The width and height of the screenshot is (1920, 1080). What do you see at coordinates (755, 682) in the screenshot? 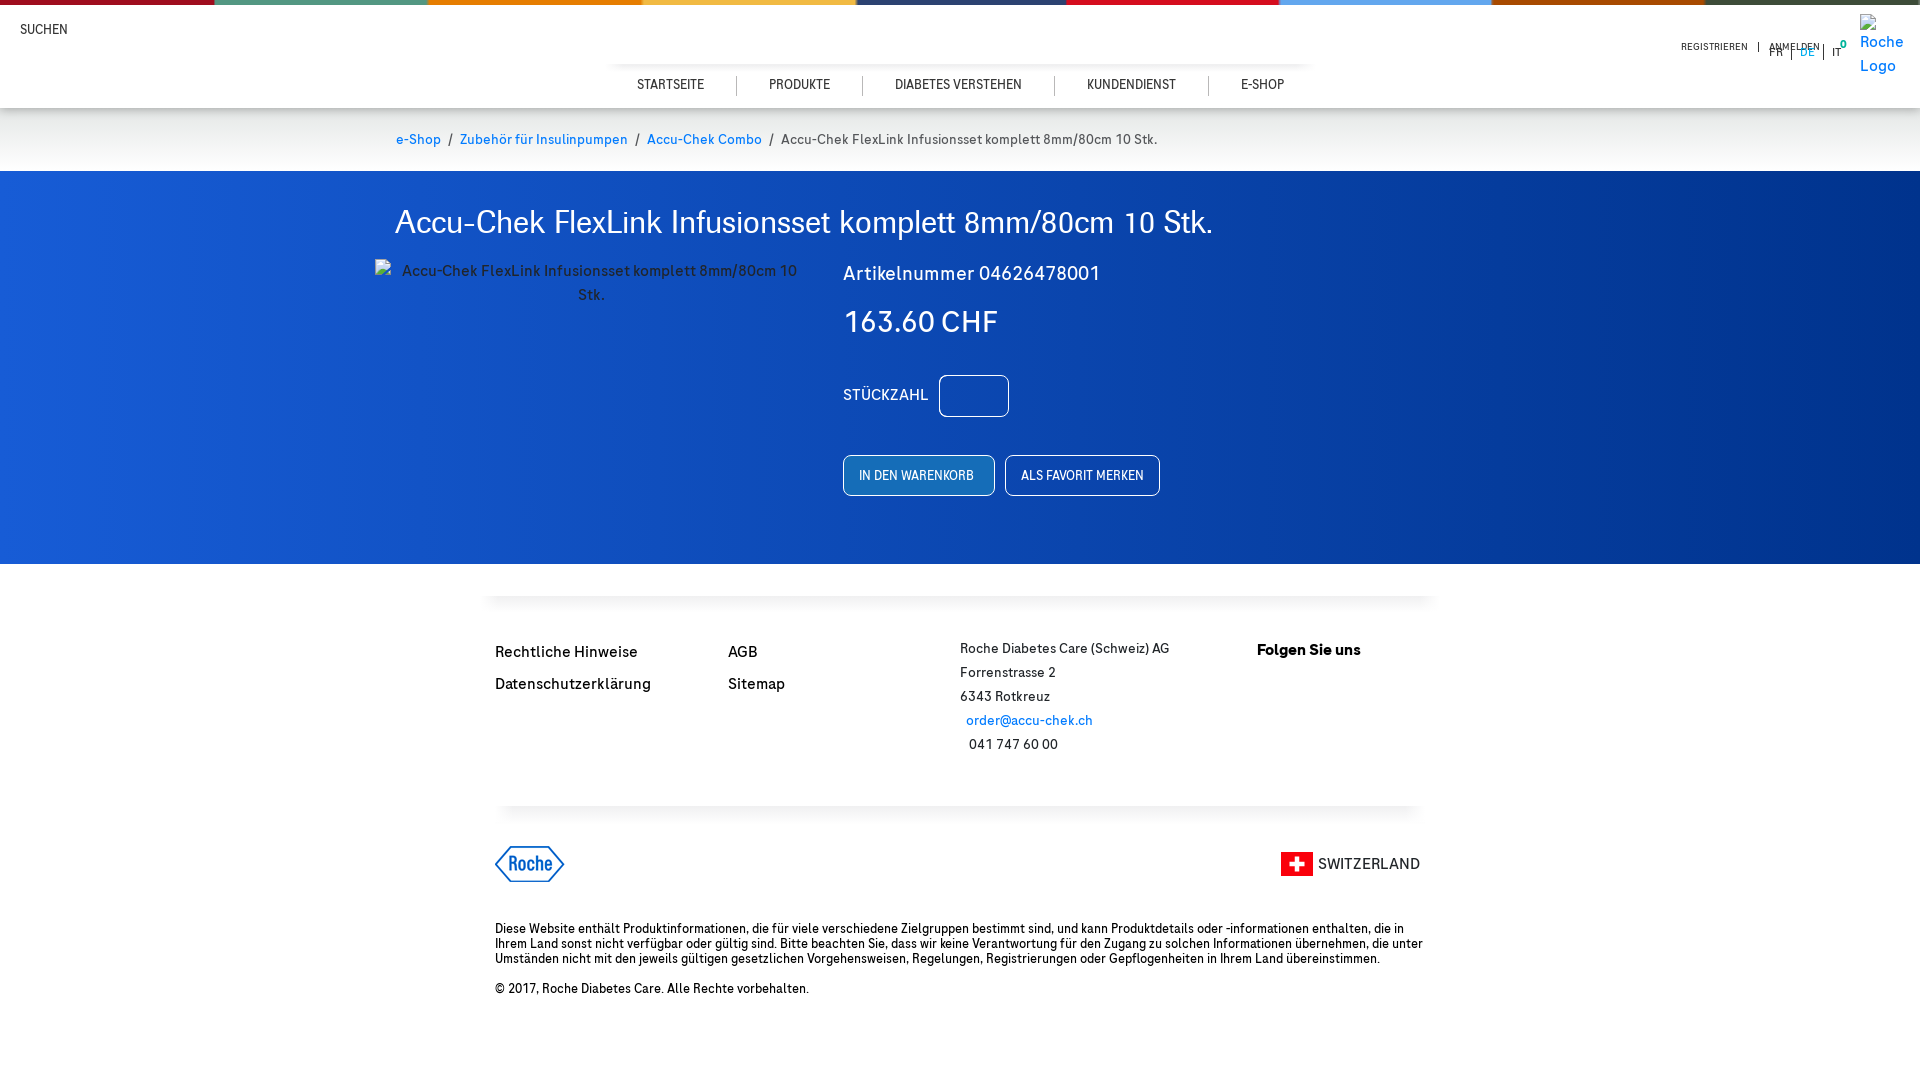
I see `'Sitemap'` at bounding box center [755, 682].